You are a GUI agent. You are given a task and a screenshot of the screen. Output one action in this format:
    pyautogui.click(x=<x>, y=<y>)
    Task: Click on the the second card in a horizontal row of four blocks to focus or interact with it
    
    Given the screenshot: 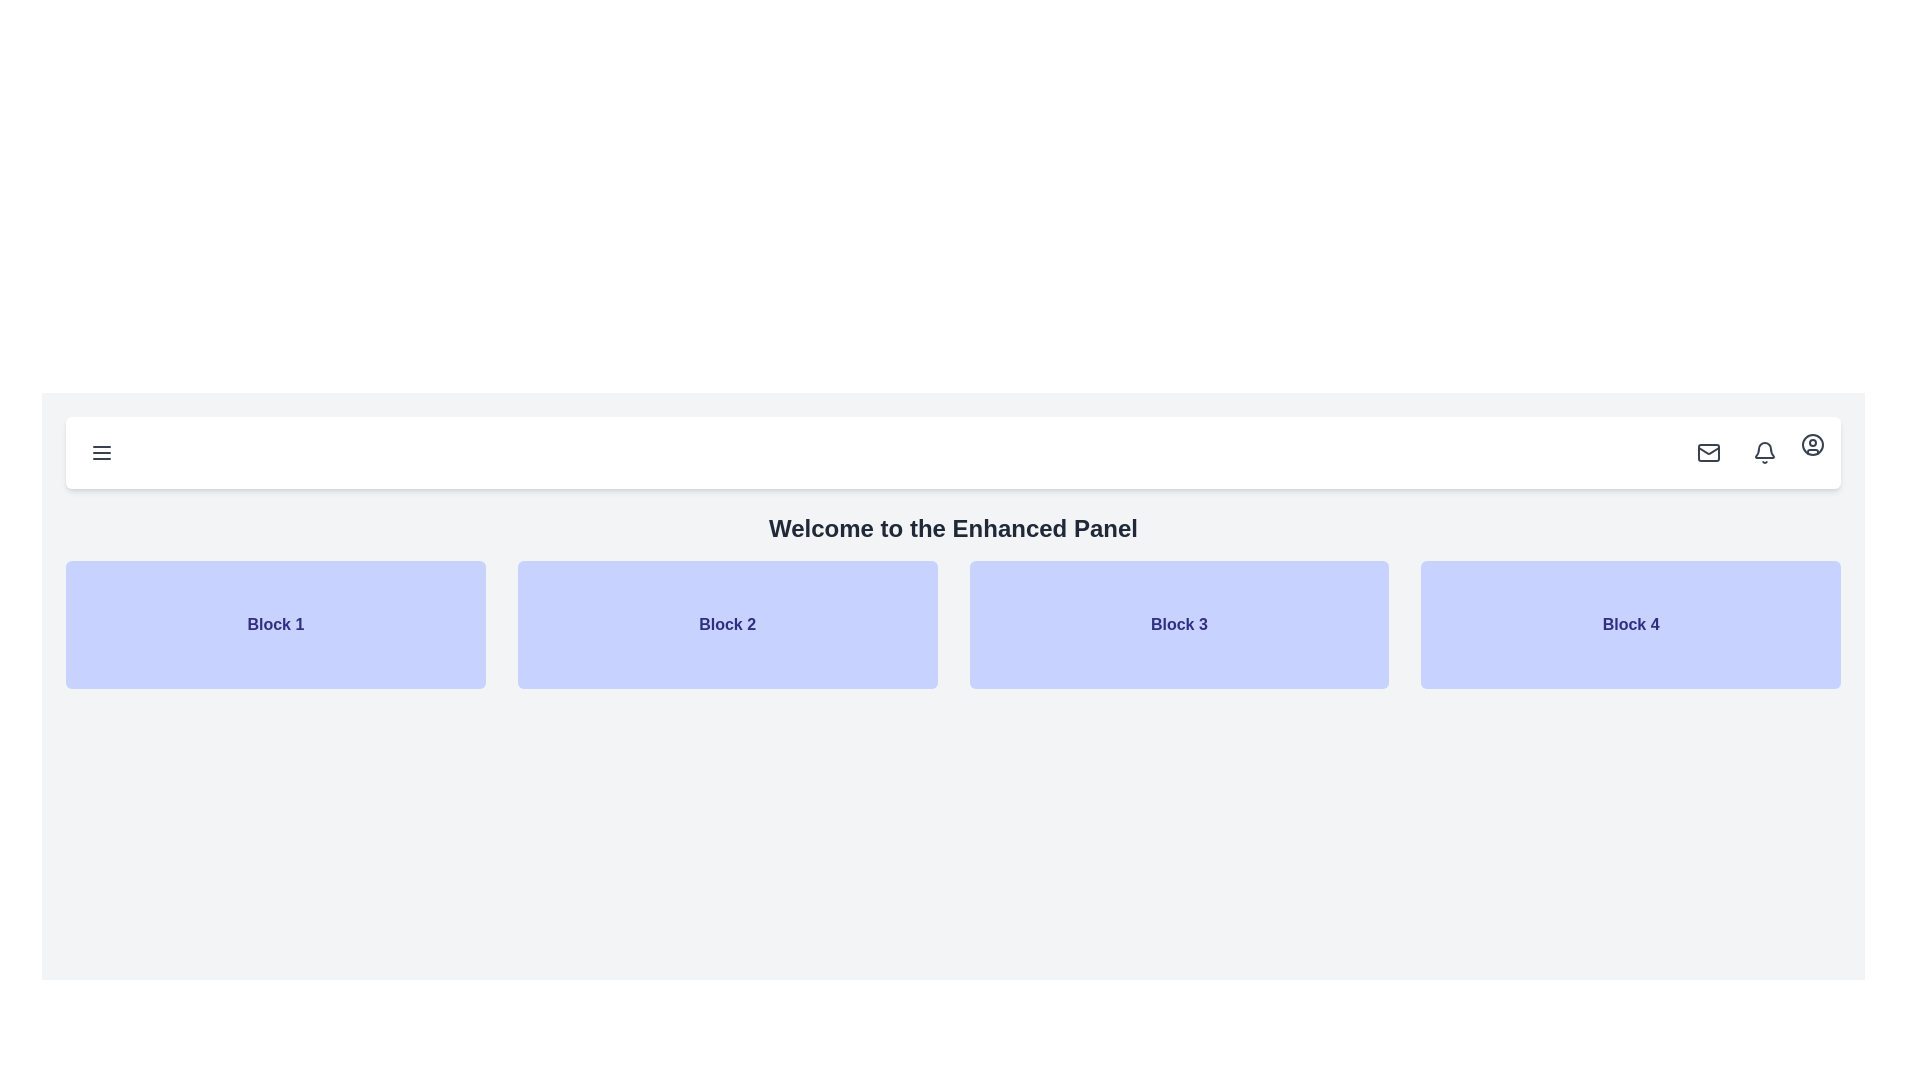 What is the action you would take?
    pyautogui.click(x=726, y=623)
    